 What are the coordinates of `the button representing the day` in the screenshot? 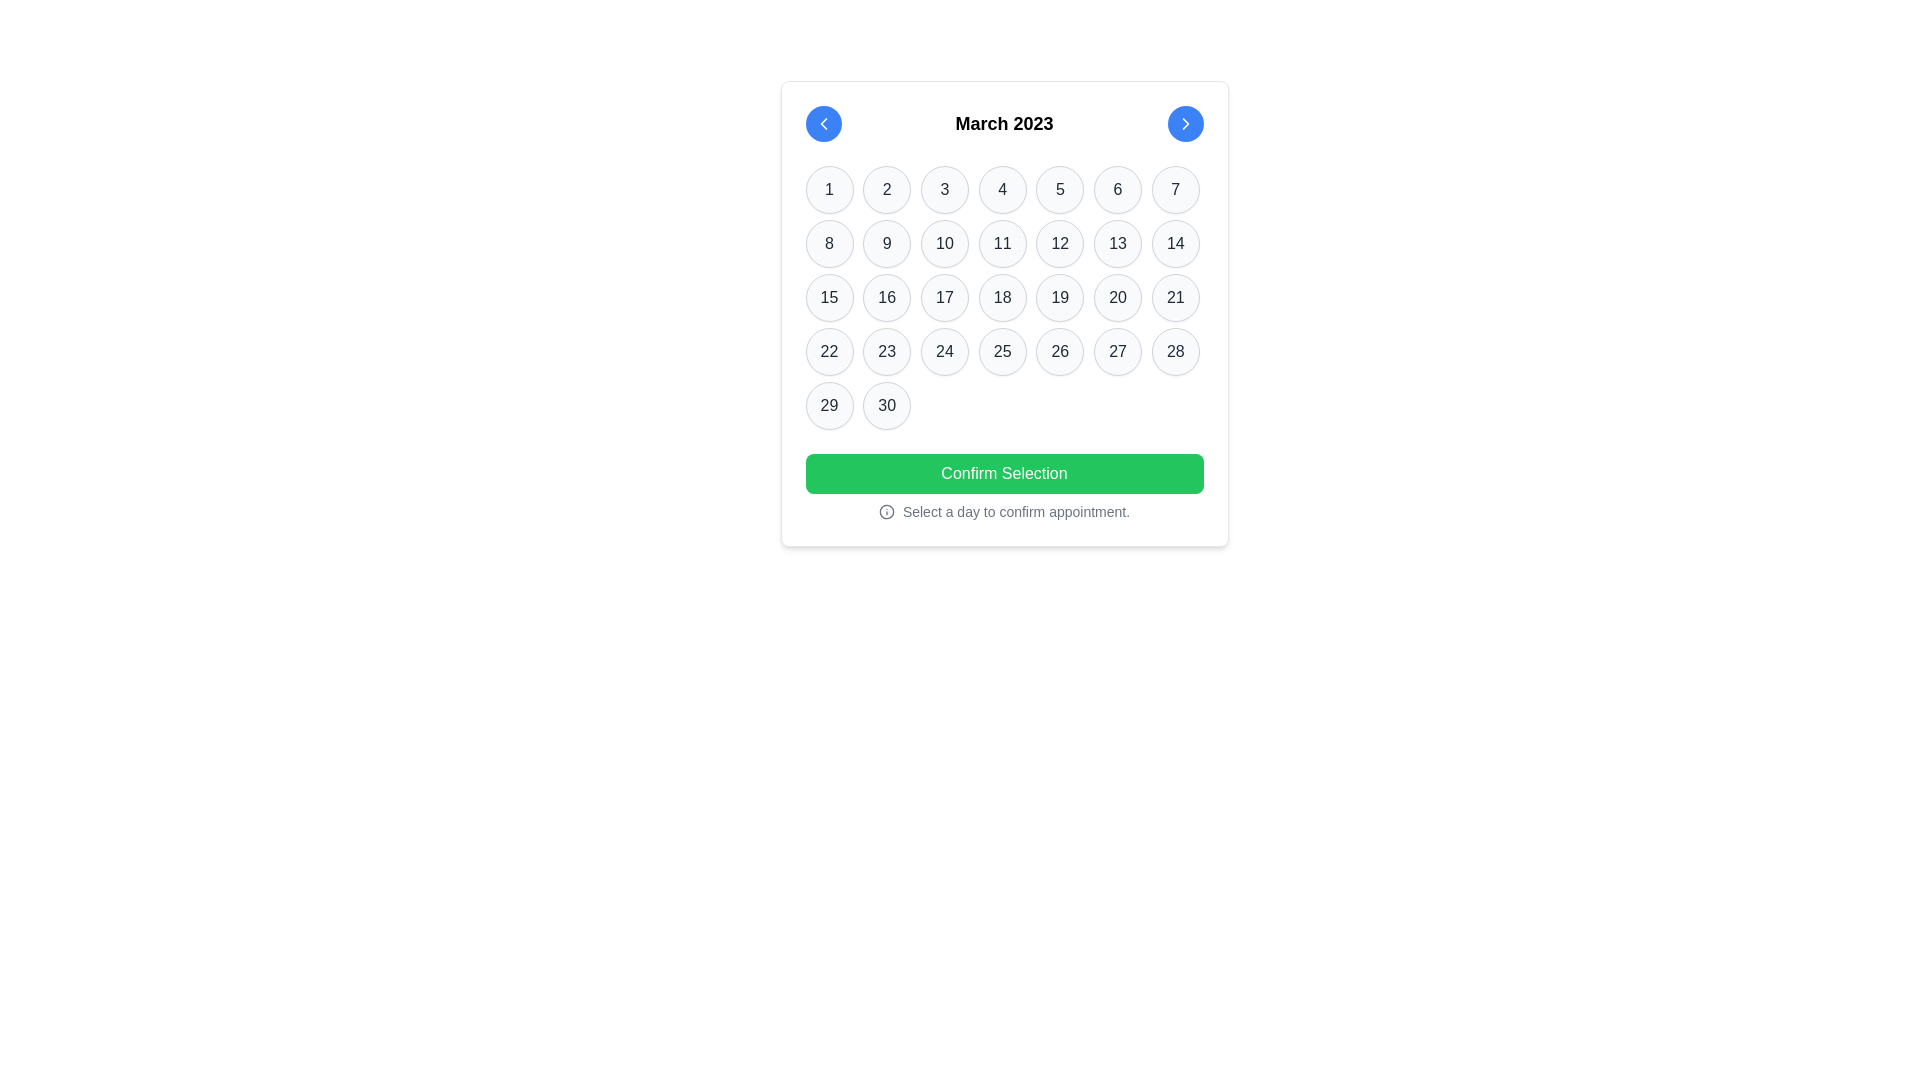 It's located at (943, 242).